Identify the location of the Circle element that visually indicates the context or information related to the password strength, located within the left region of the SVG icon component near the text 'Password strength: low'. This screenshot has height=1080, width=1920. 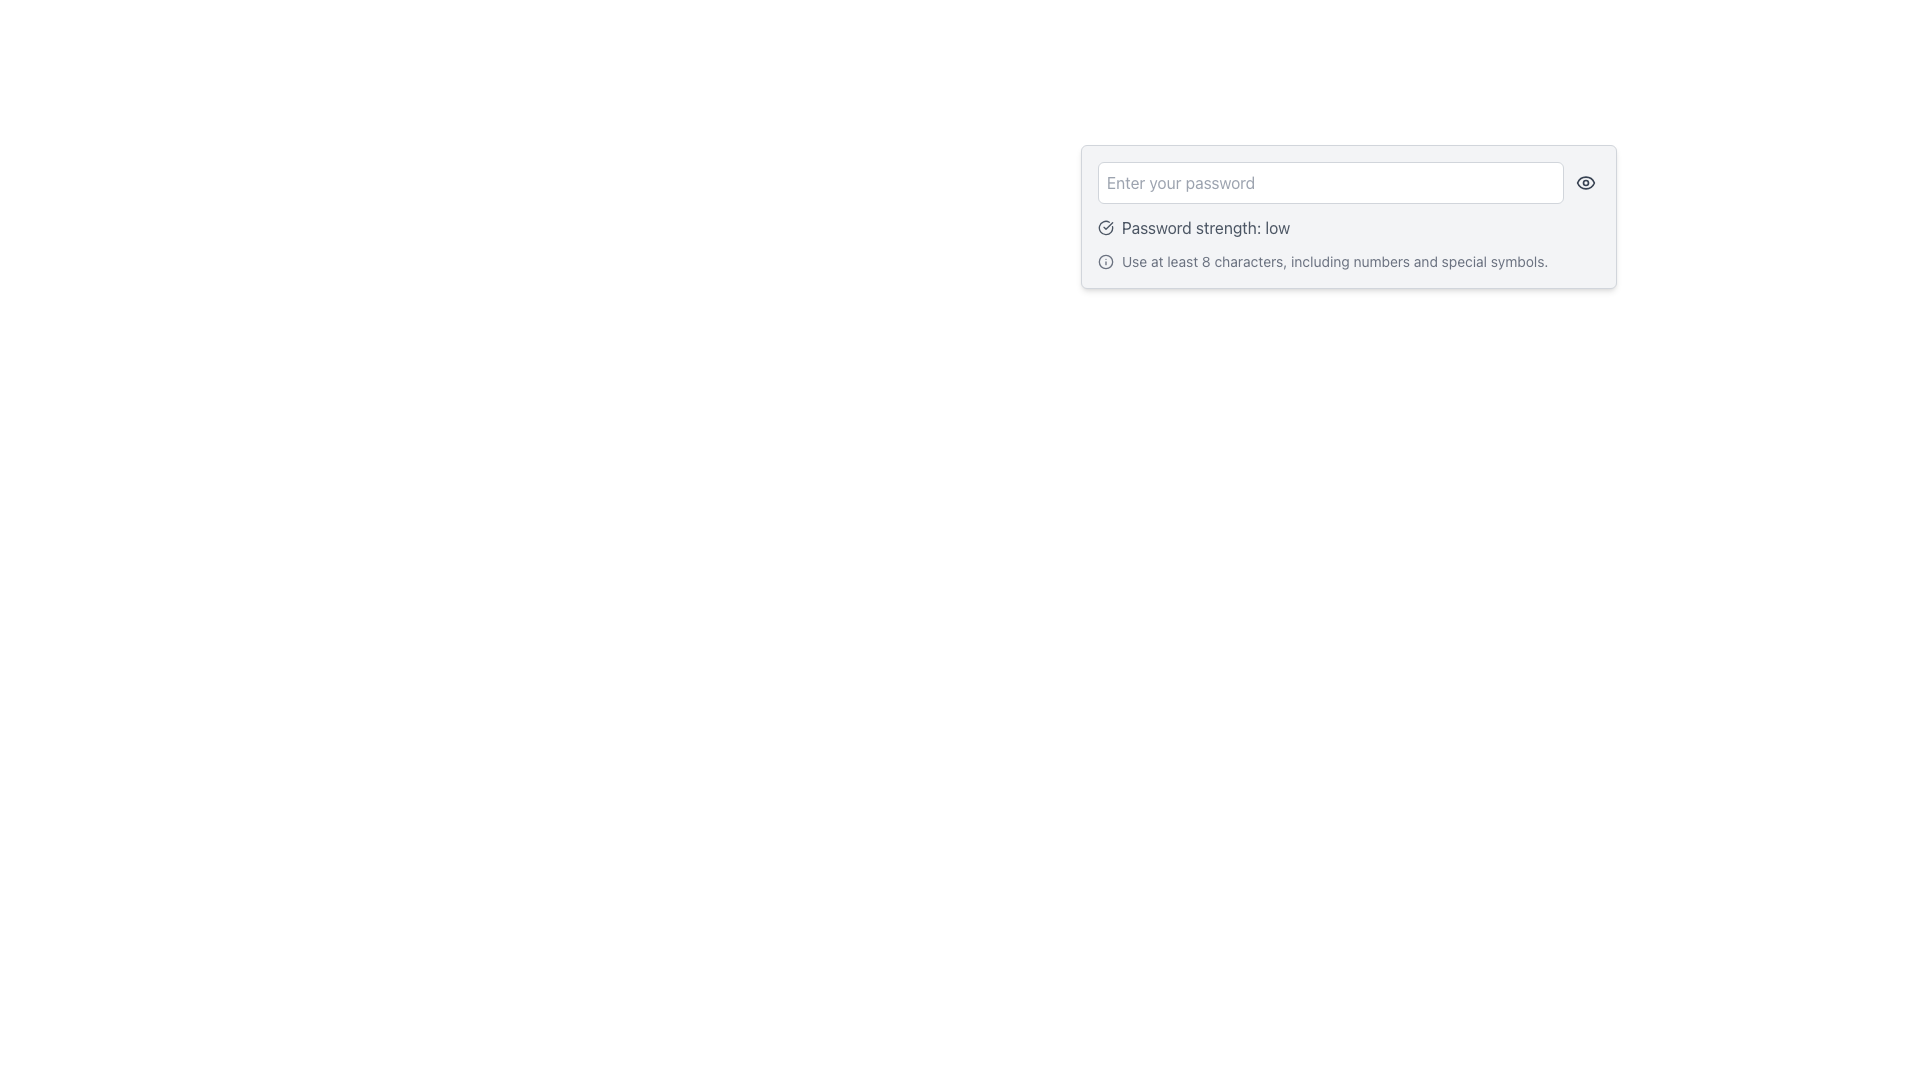
(1104, 260).